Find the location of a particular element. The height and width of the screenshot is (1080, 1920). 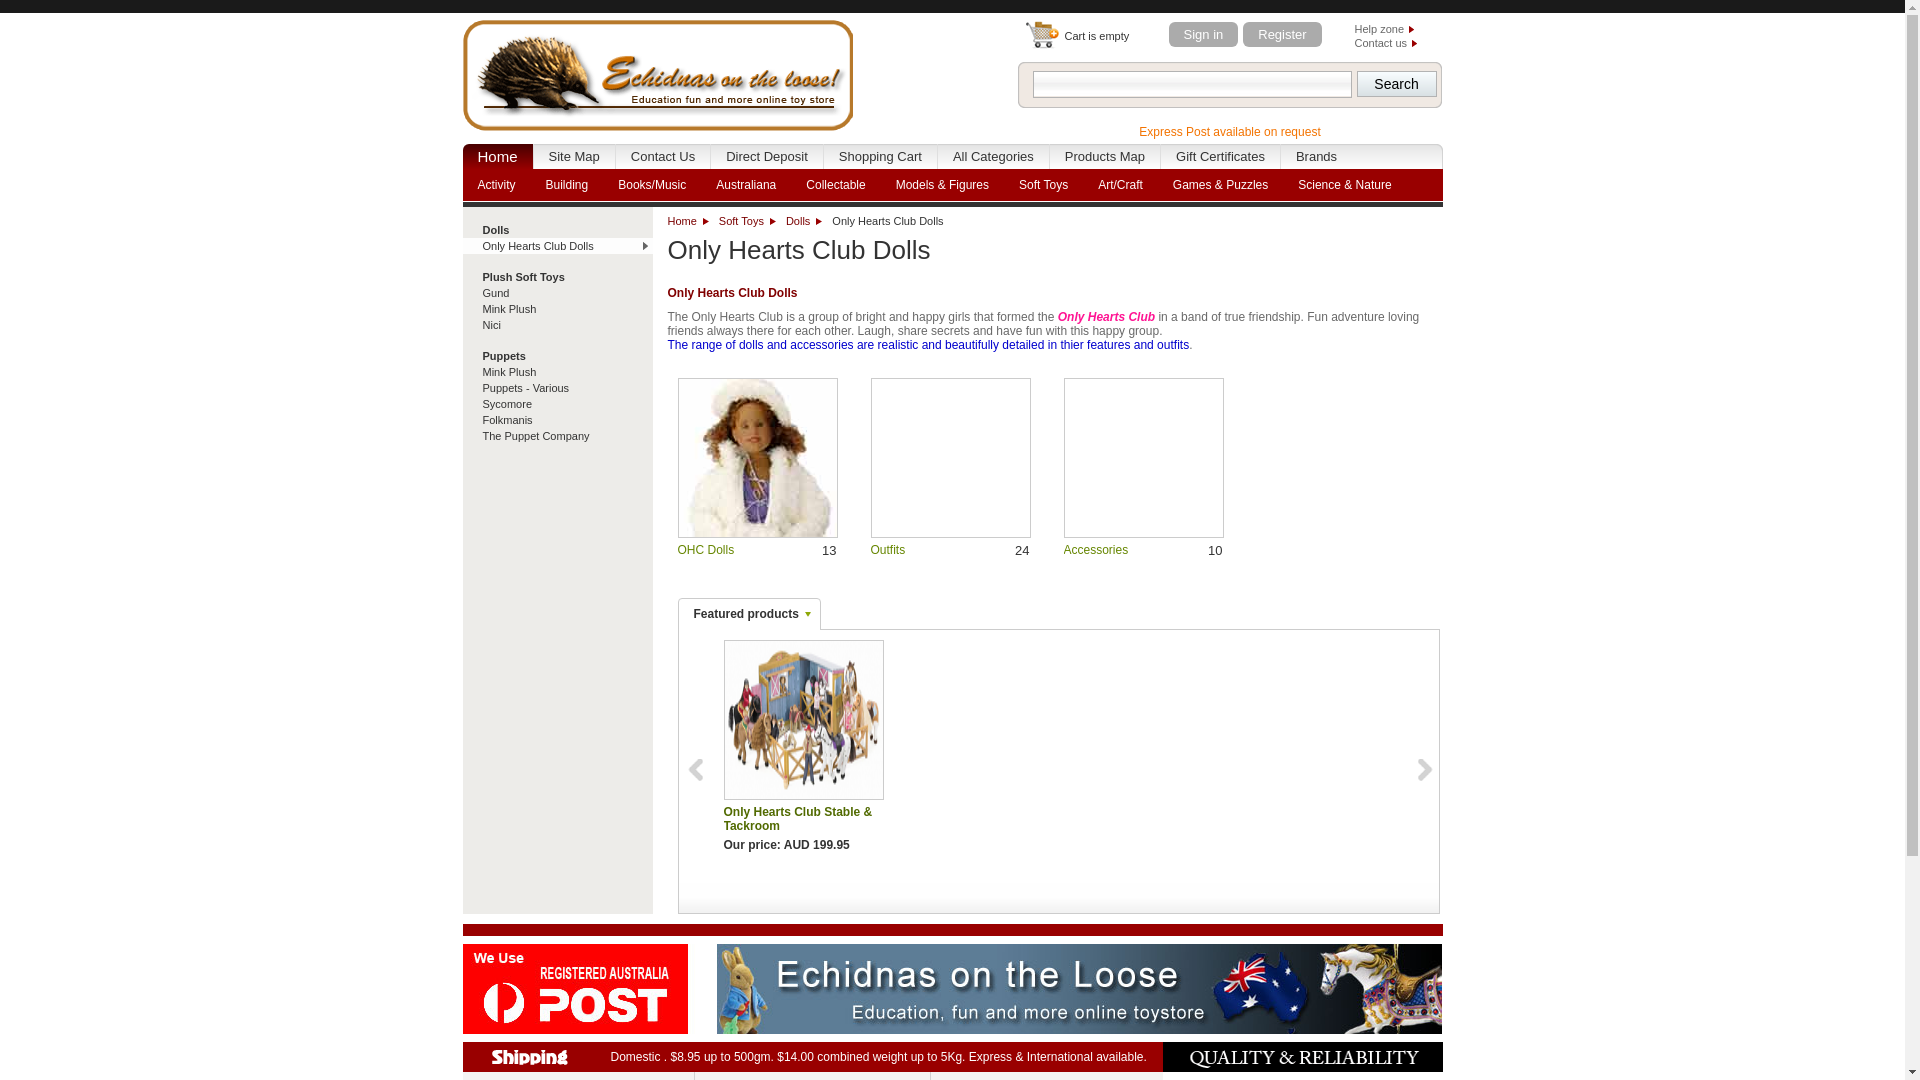

'Help zone' is located at coordinates (1382, 29).